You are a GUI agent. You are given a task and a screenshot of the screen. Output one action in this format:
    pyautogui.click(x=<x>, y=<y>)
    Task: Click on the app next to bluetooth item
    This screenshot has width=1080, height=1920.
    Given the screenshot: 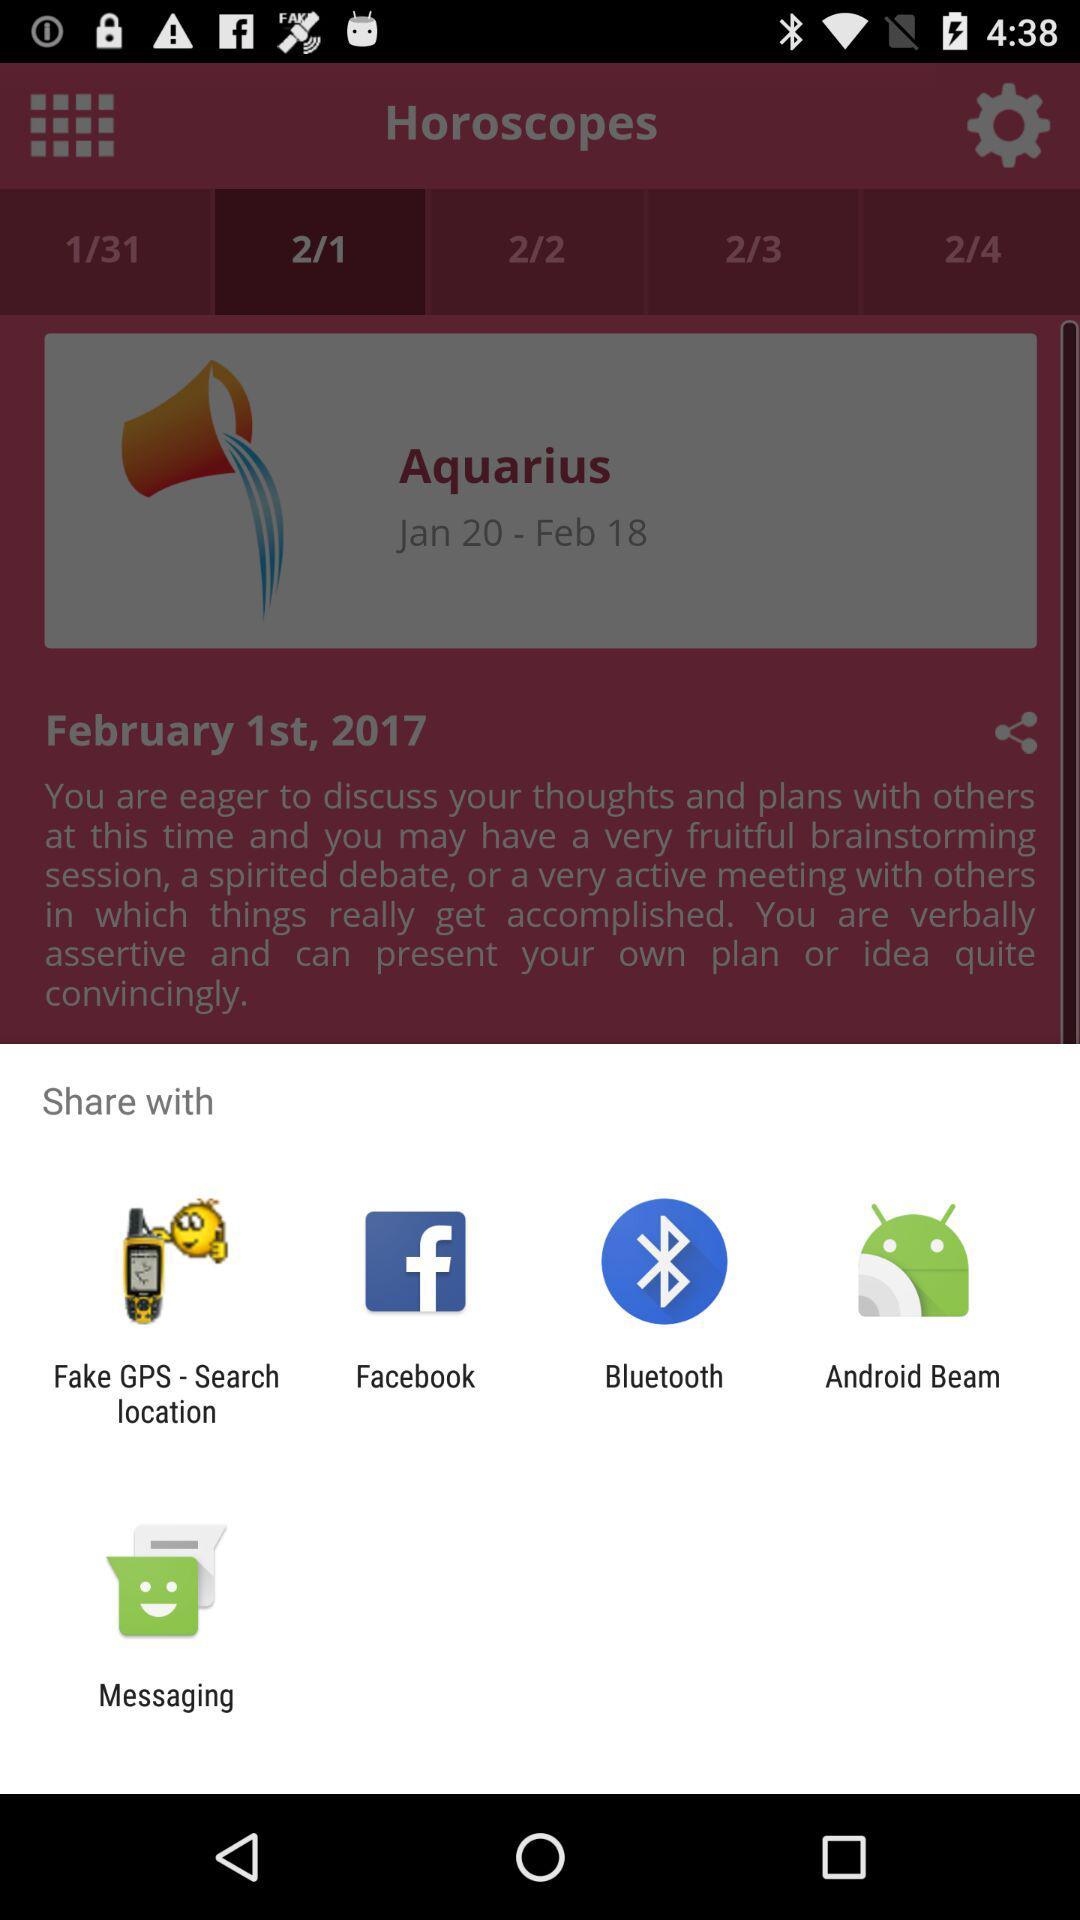 What is the action you would take?
    pyautogui.click(x=913, y=1392)
    